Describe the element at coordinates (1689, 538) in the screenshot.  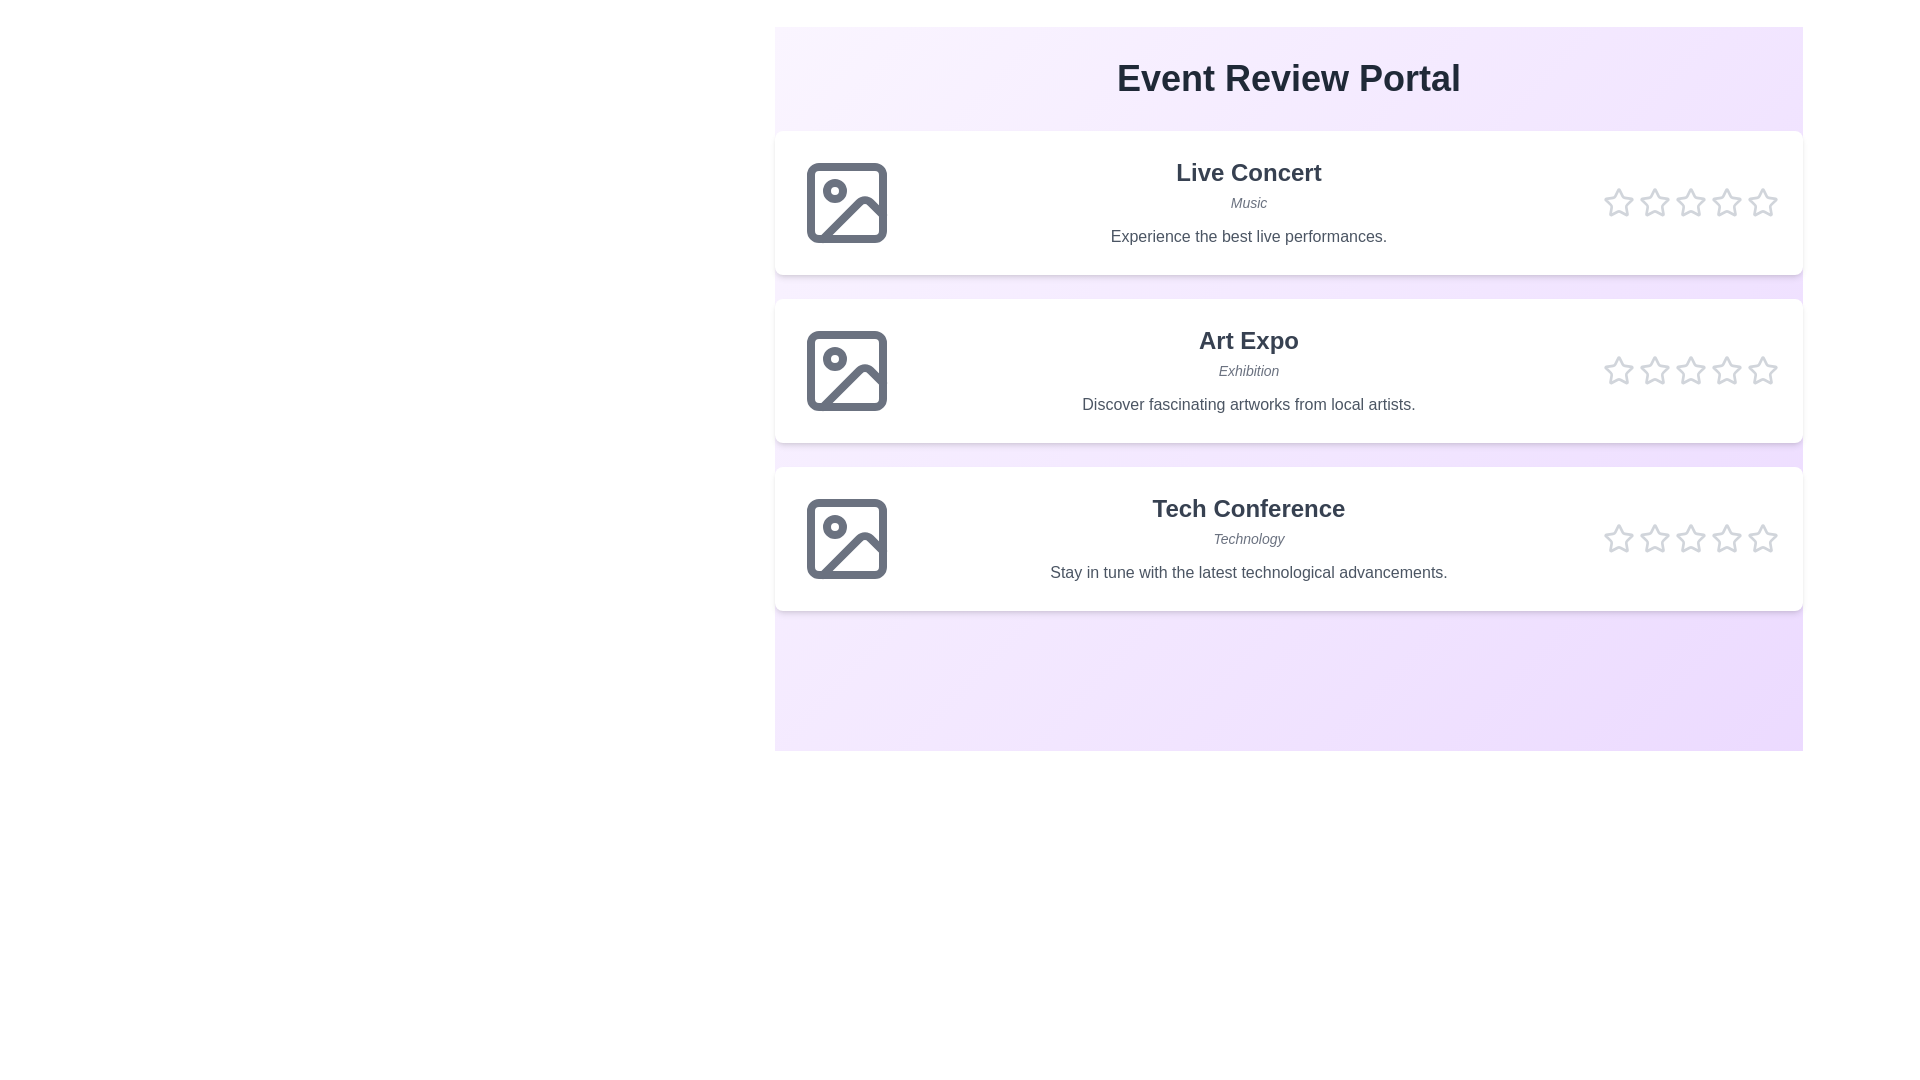
I see `the star corresponding to the rating 3 for the event Tech Conference` at that location.